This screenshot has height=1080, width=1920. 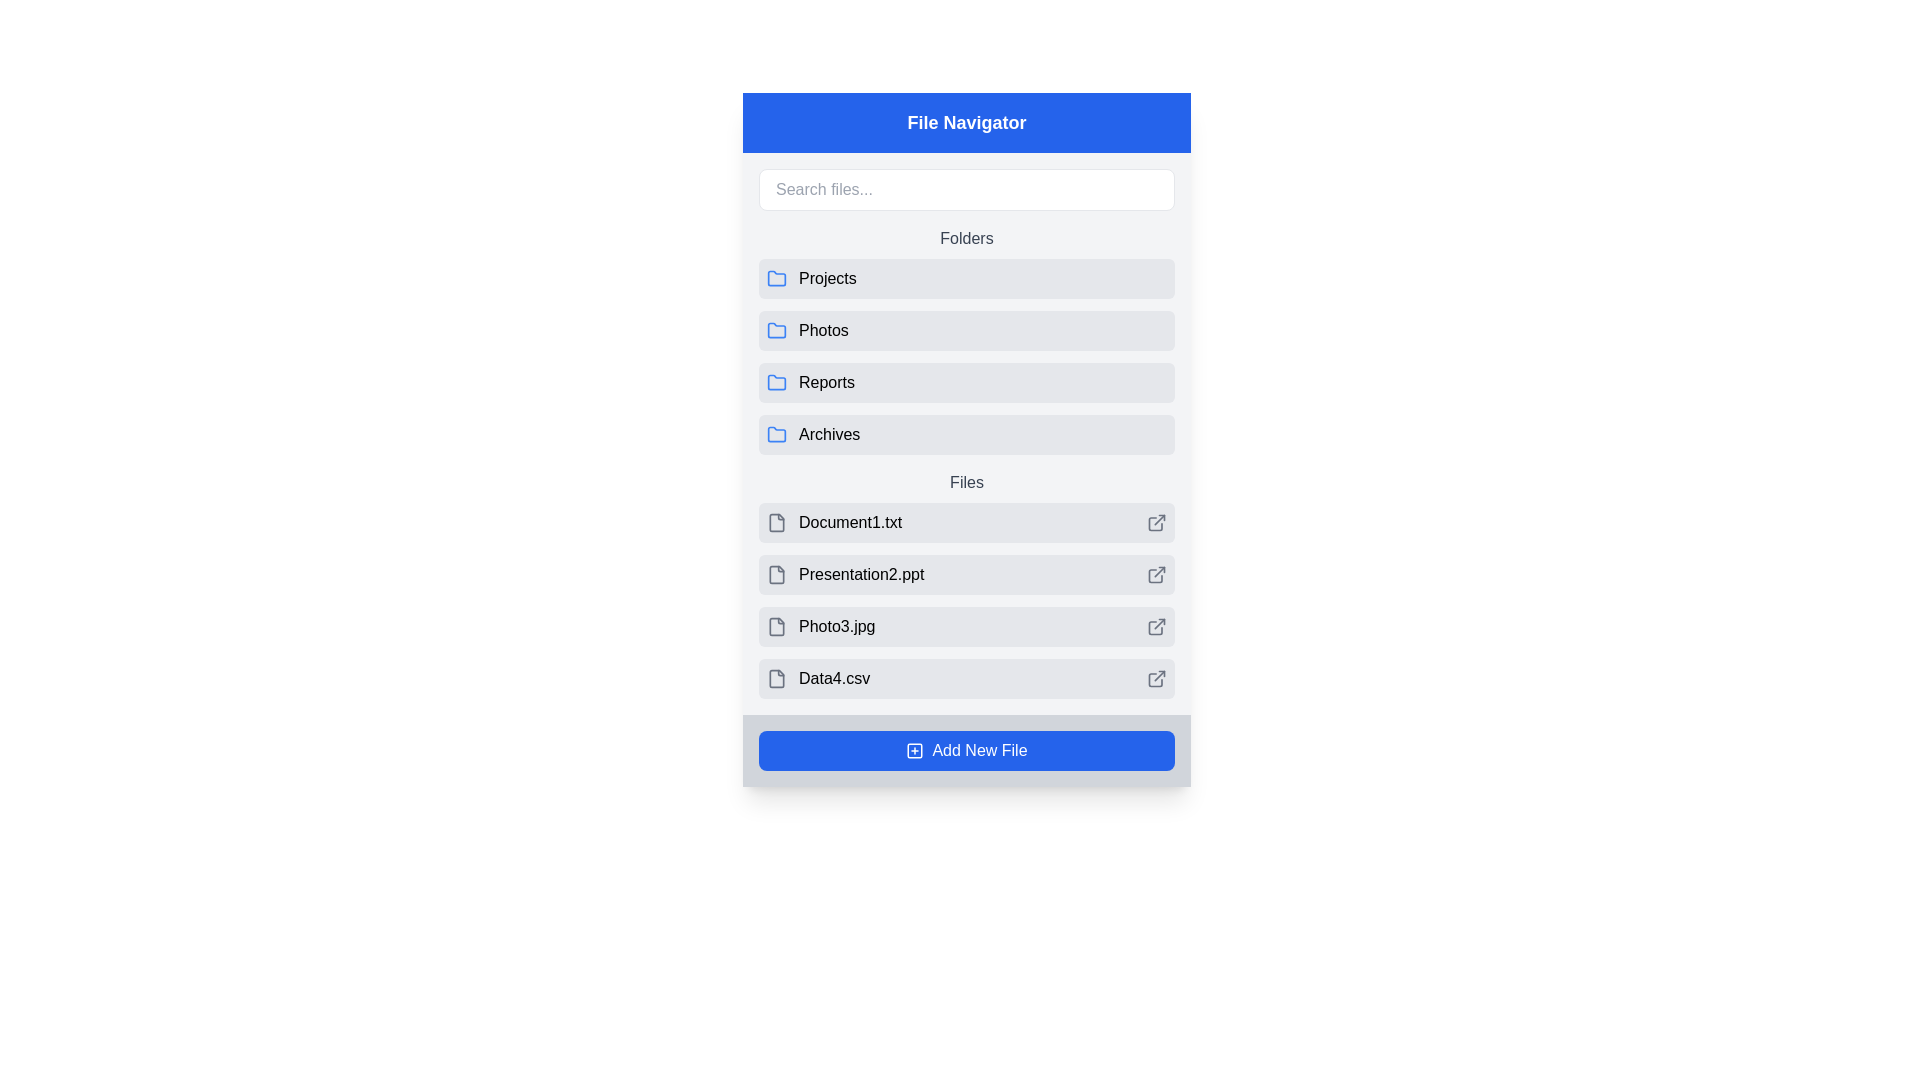 I want to click on the document icon in the 'Files' section, so click(x=776, y=522).